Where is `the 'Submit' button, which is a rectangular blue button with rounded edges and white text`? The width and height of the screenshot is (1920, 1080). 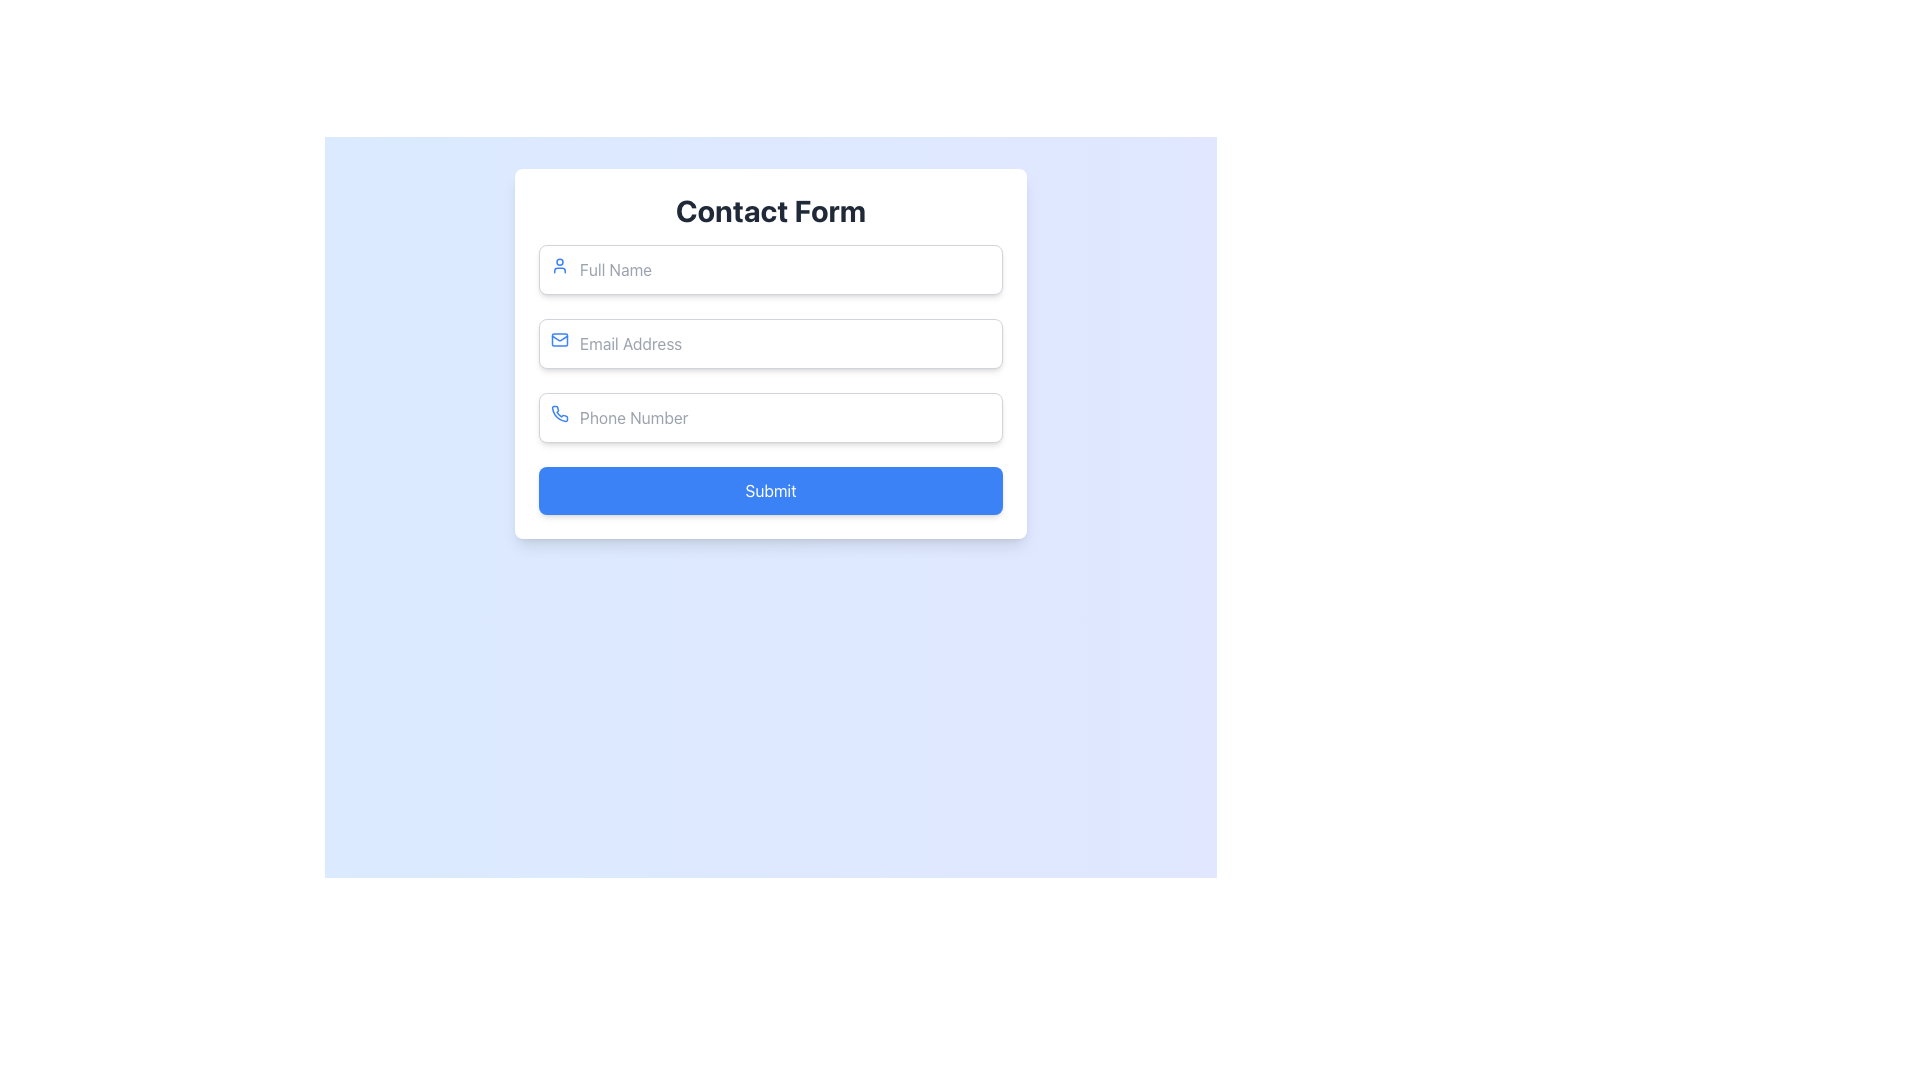
the 'Submit' button, which is a rectangular blue button with rounded edges and white text is located at coordinates (770, 490).